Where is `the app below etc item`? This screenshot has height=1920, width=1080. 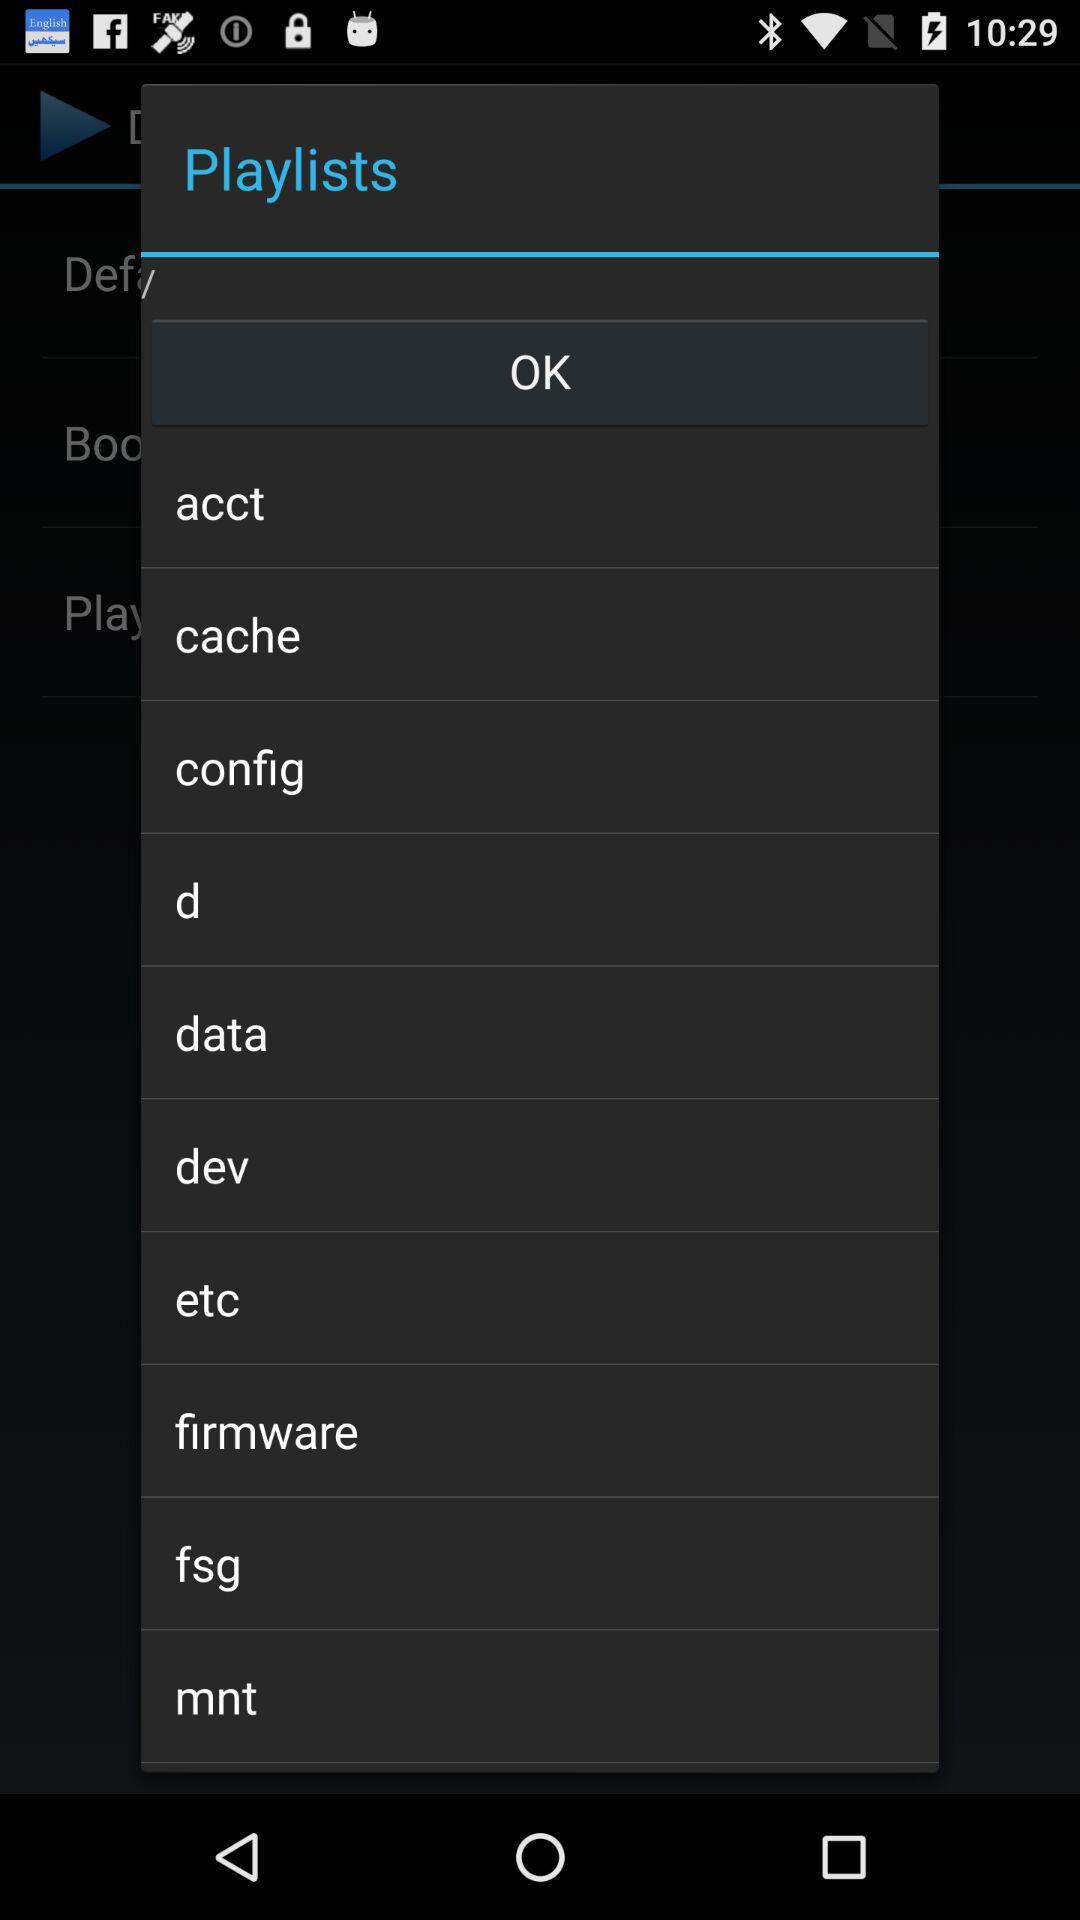 the app below etc item is located at coordinates (540, 1429).